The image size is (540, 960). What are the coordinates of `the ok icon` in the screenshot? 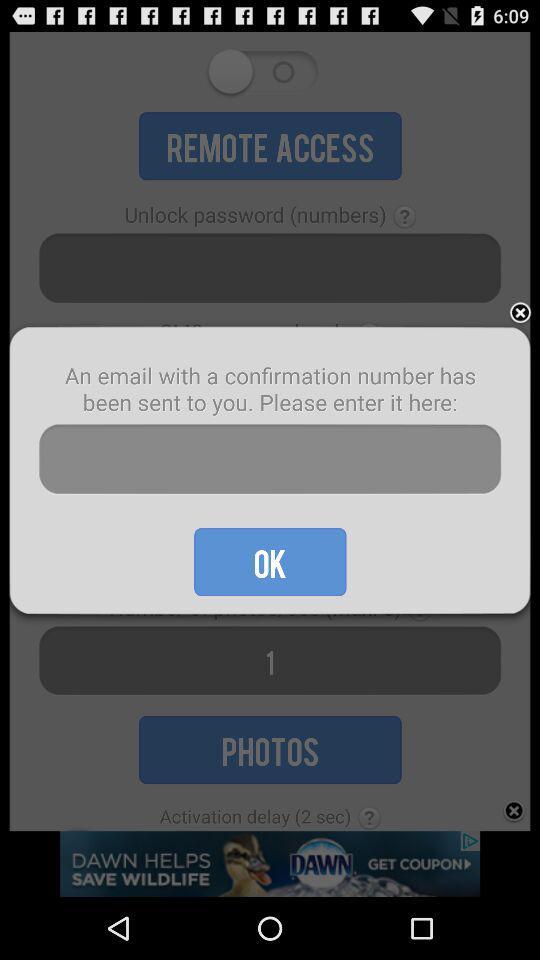 It's located at (270, 562).